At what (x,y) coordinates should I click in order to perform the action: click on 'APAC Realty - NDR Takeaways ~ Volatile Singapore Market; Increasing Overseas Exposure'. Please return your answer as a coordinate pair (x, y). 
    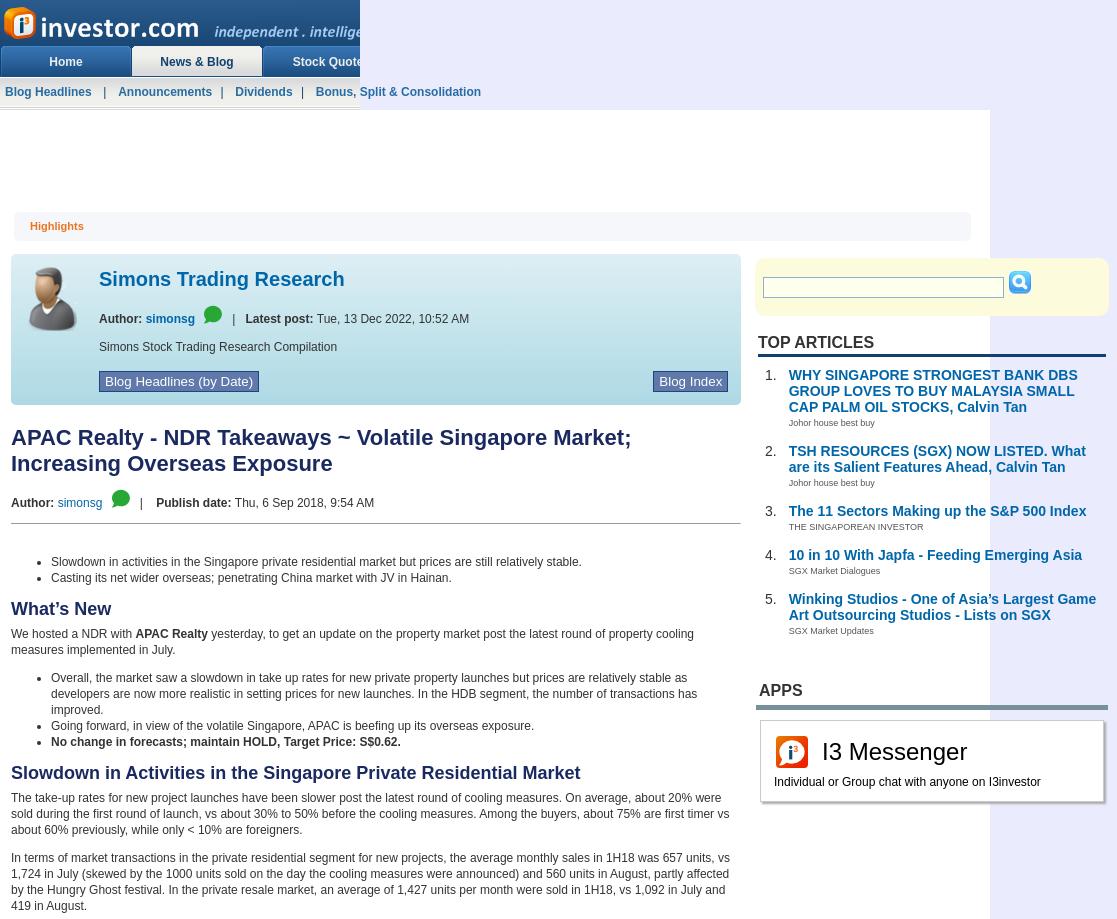
    Looking at the image, I should click on (320, 450).